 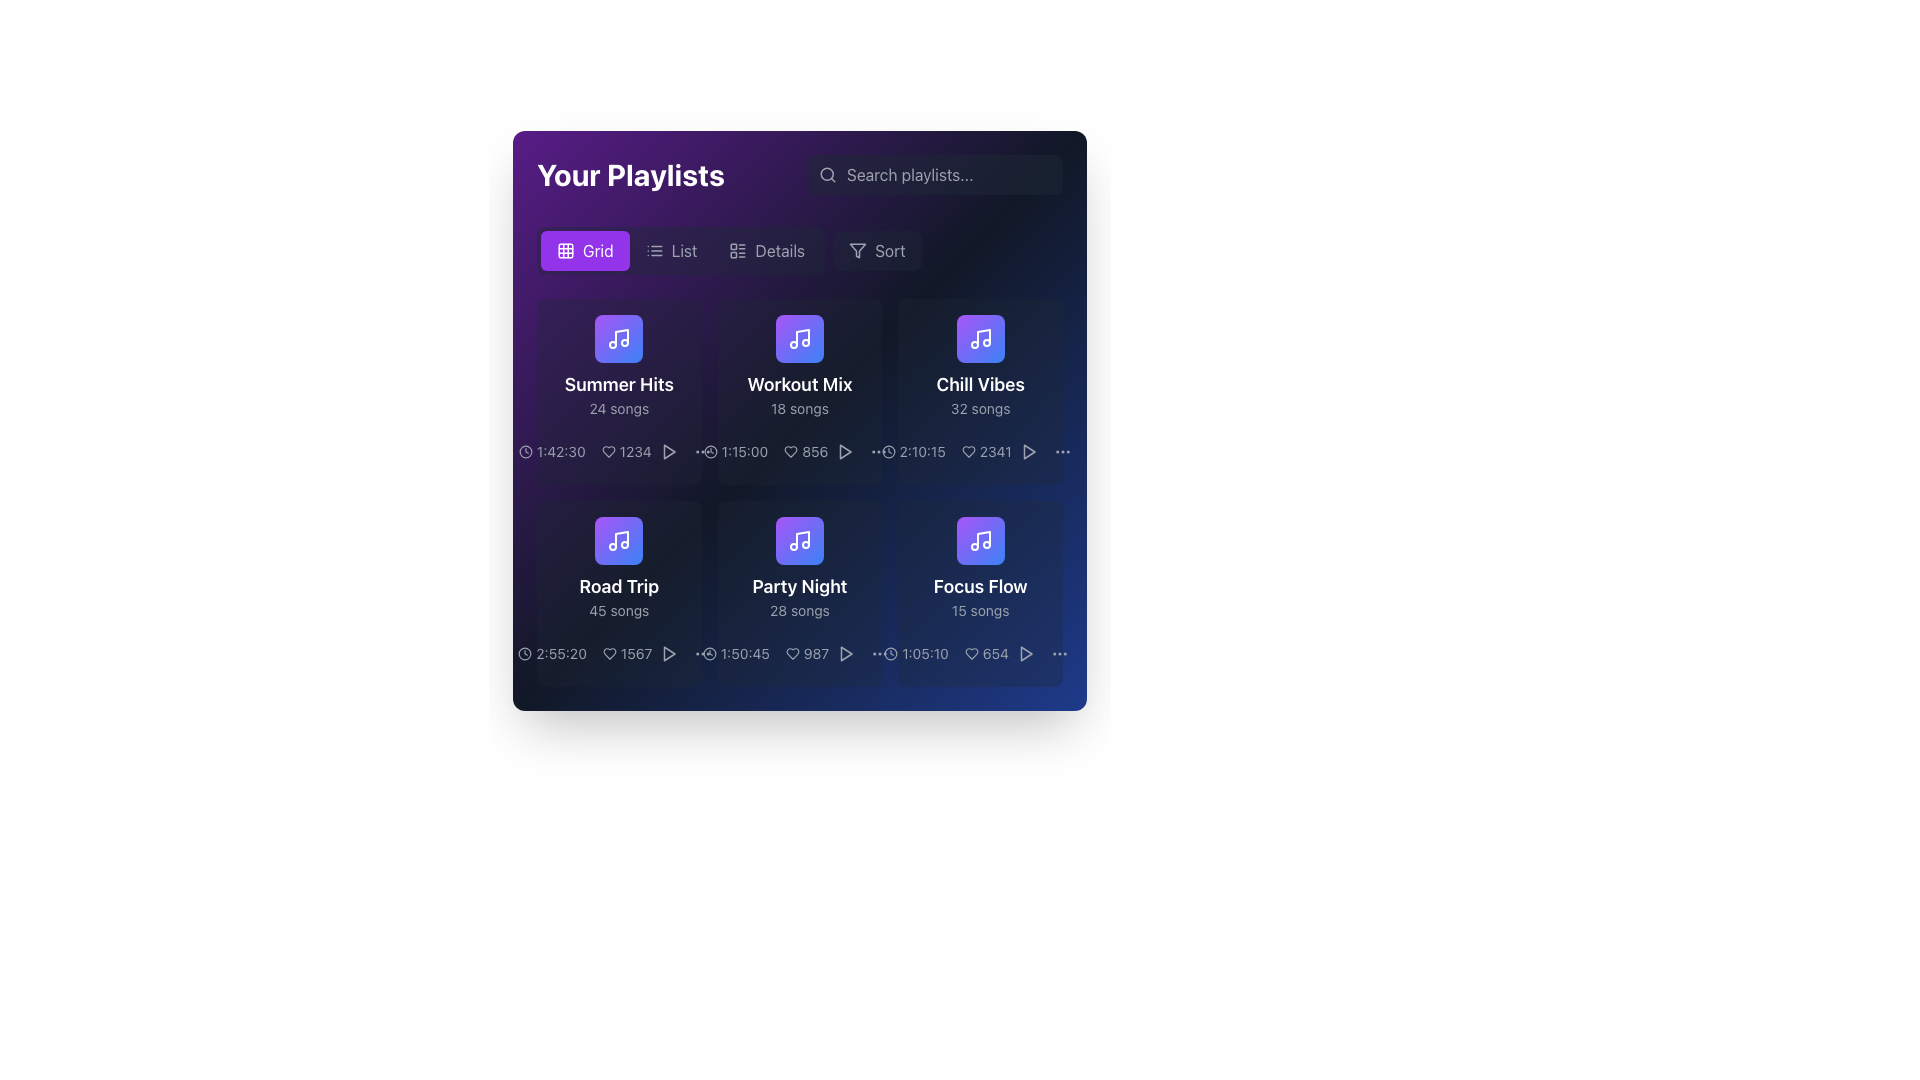 What do you see at coordinates (890, 654) in the screenshot?
I see `the circular SVG graphical element located within the clock icon next to the timestamp '1:05:10' in the grid titled 'Your Playlists'` at bounding box center [890, 654].